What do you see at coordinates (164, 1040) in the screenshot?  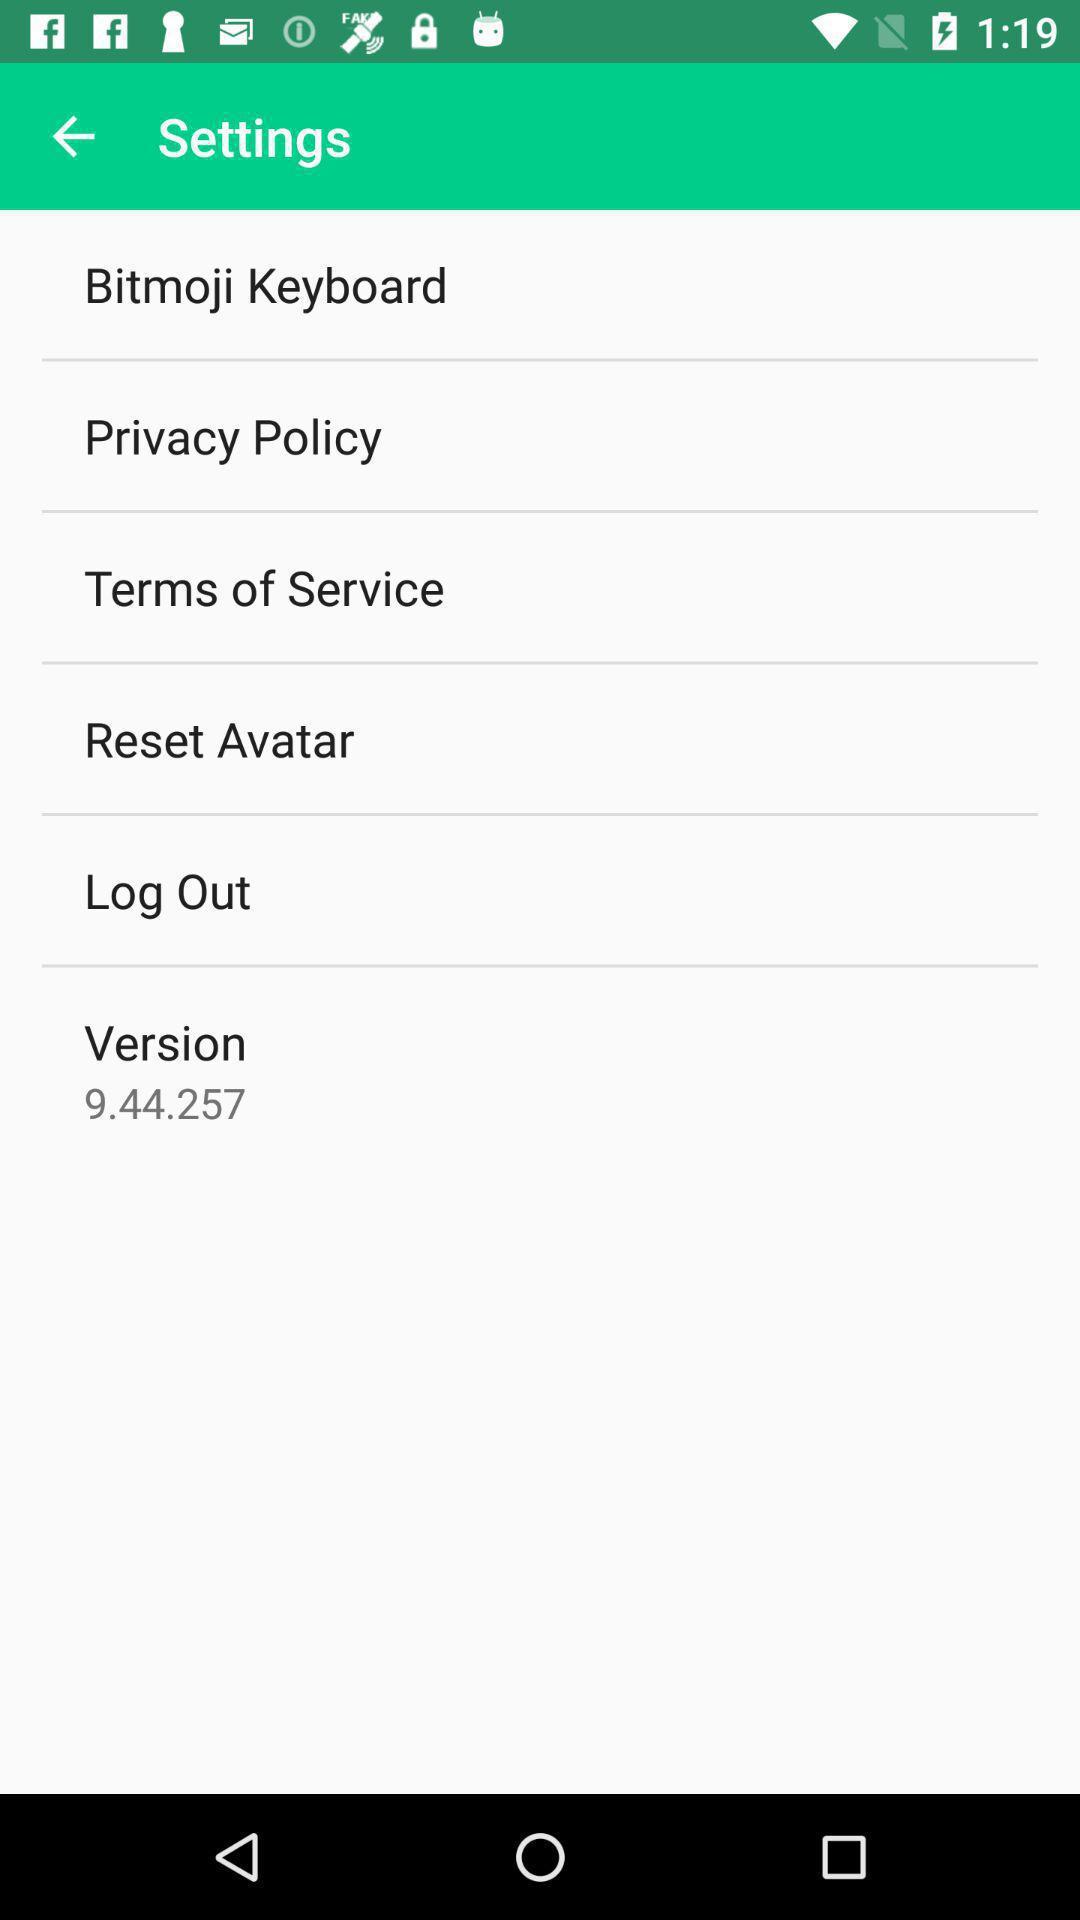 I see `version` at bounding box center [164, 1040].